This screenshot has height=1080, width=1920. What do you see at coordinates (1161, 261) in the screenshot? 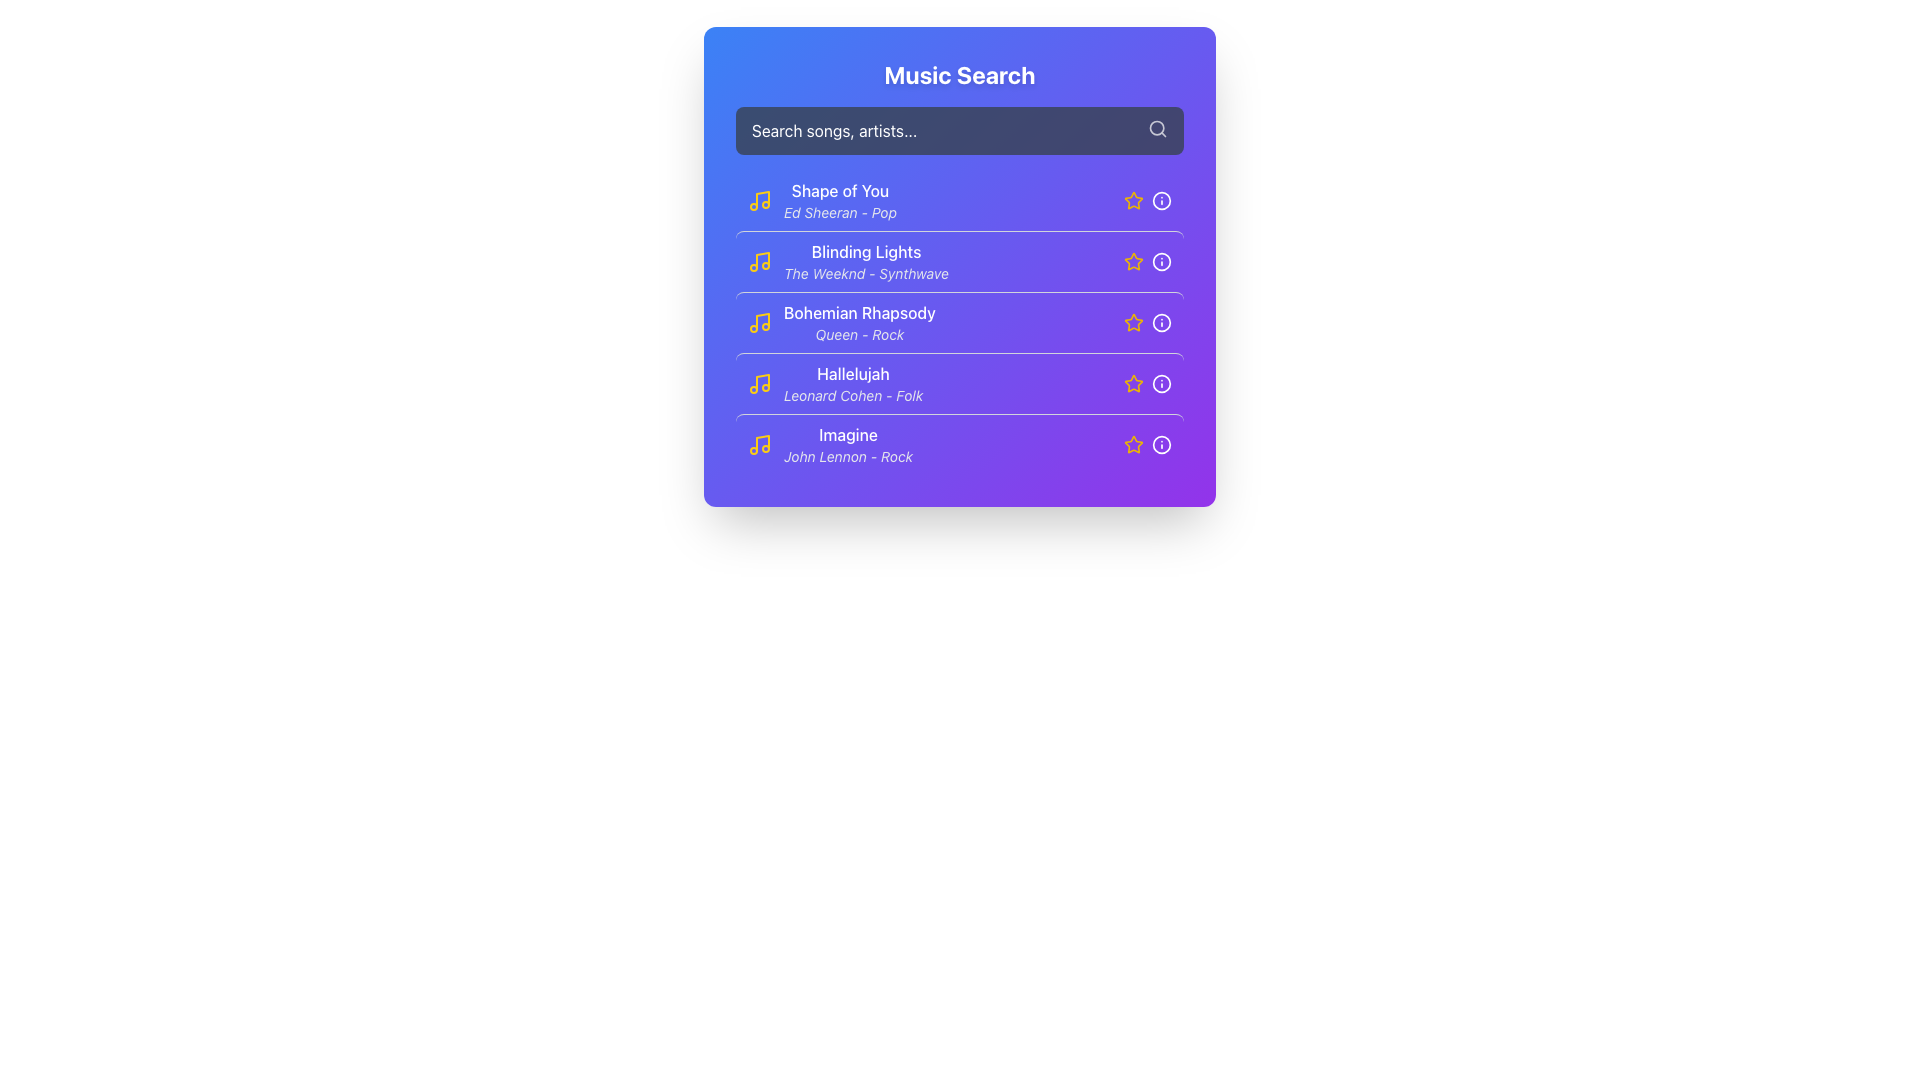
I see `the SVG Circle that visually represents an 'information' icon, located in the rightmost region of the second row next to the star icon for the 'Blinding Lights' entry` at bounding box center [1161, 261].